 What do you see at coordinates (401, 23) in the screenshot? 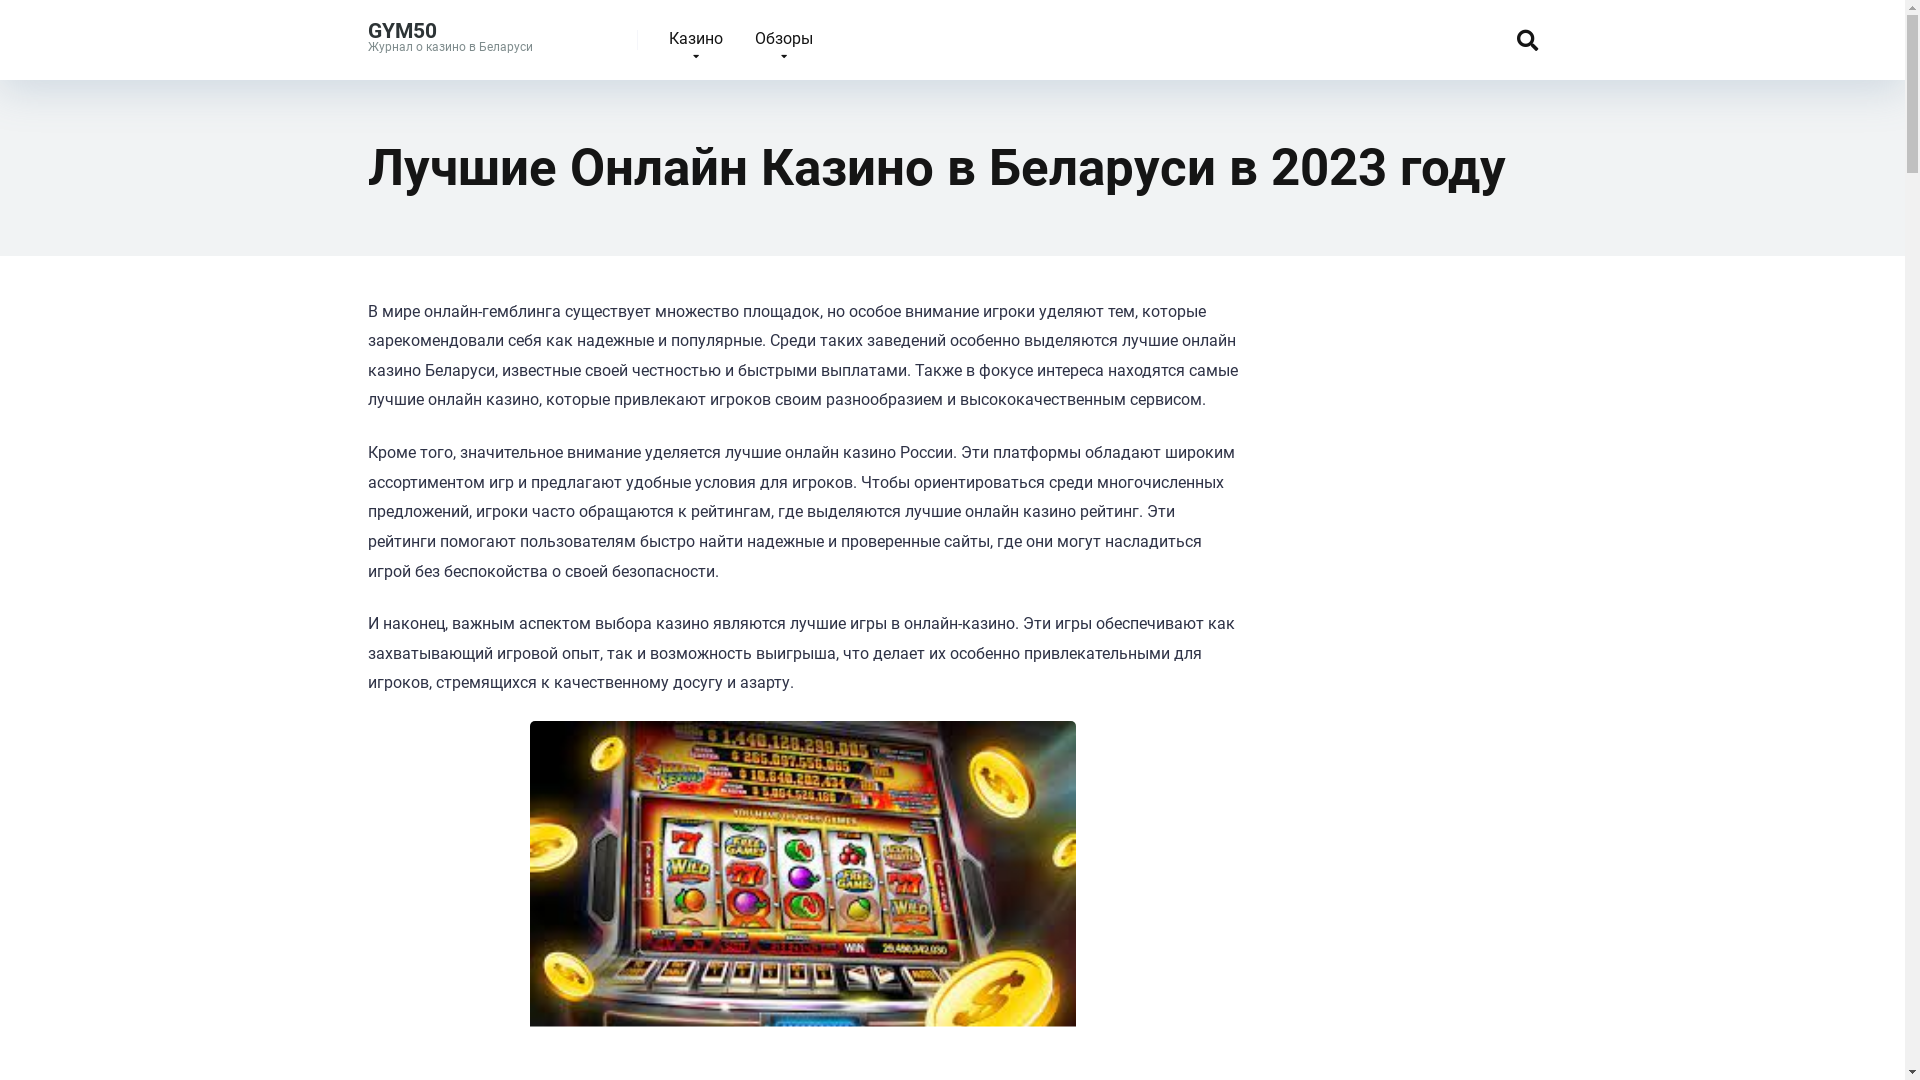
I see `'GYM50'` at bounding box center [401, 23].